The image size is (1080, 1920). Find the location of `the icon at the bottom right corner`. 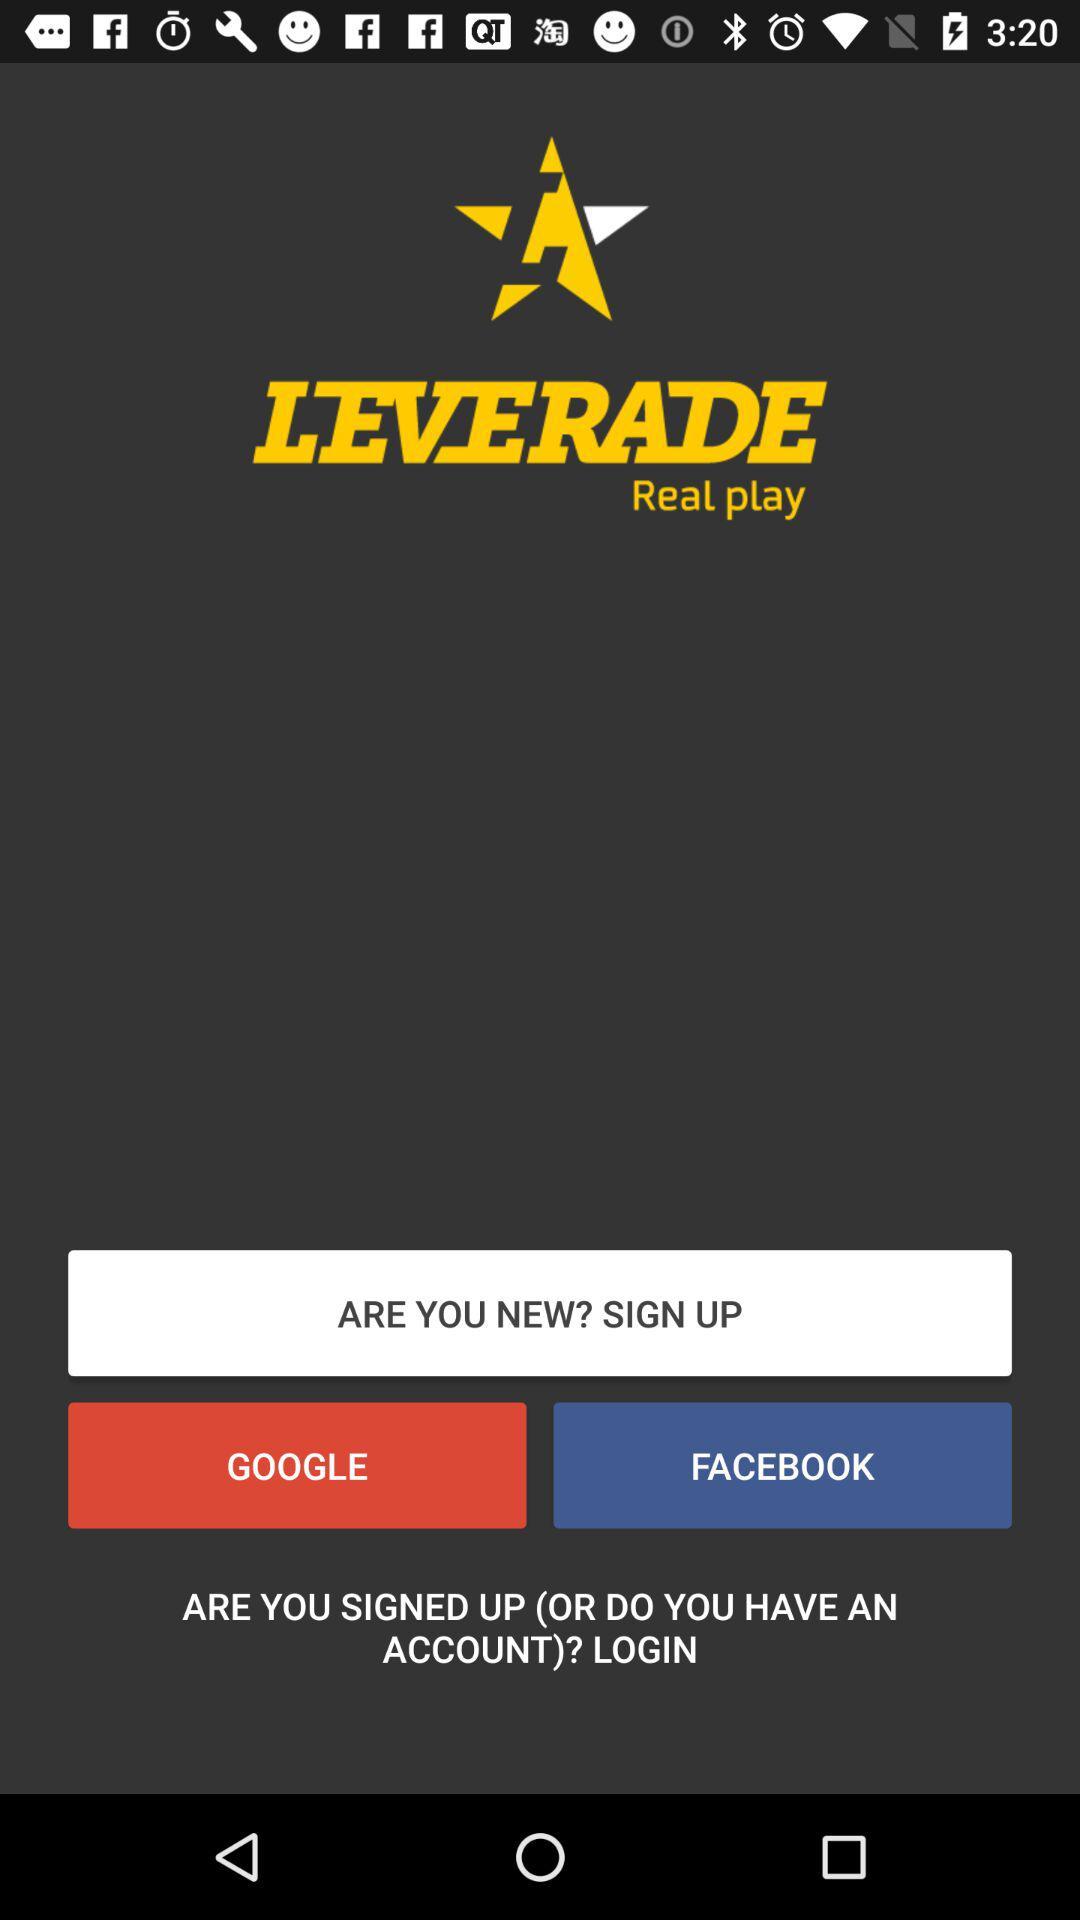

the icon at the bottom right corner is located at coordinates (781, 1465).